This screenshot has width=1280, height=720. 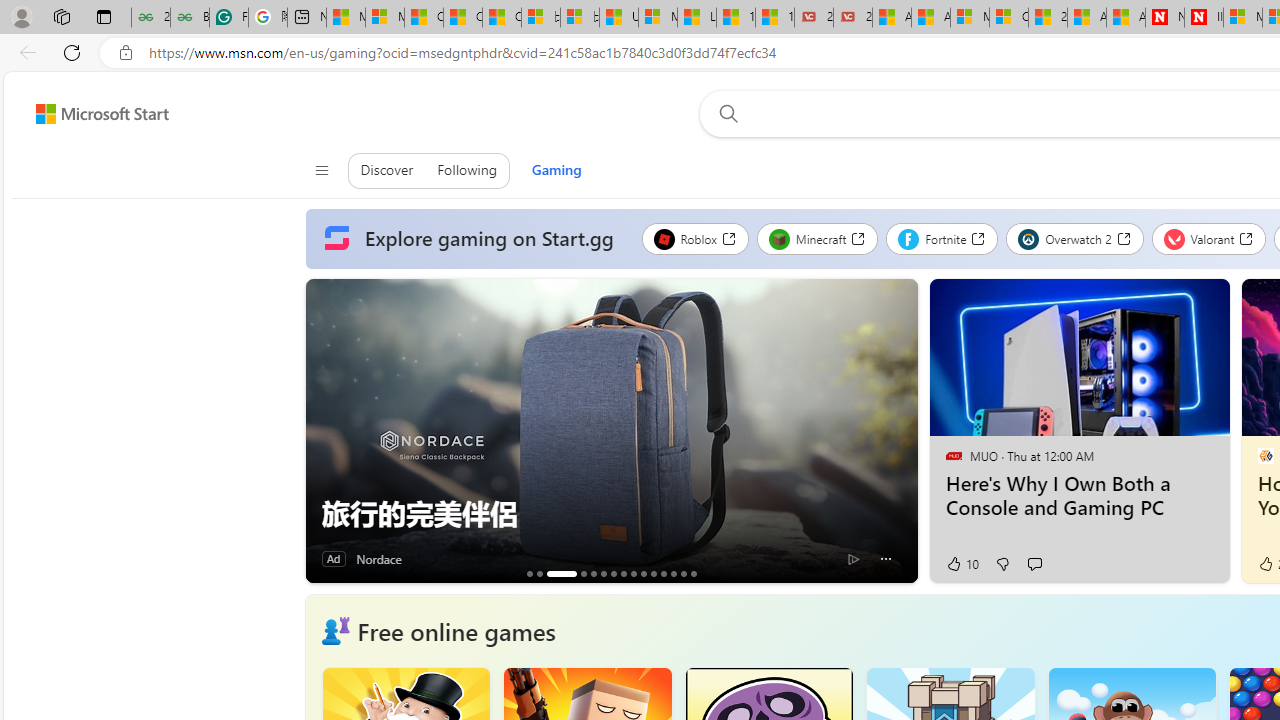 What do you see at coordinates (653, 573) in the screenshot?
I see `'AutomationID: tab_nativead-infopane-11'` at bounding box center [653, 573].